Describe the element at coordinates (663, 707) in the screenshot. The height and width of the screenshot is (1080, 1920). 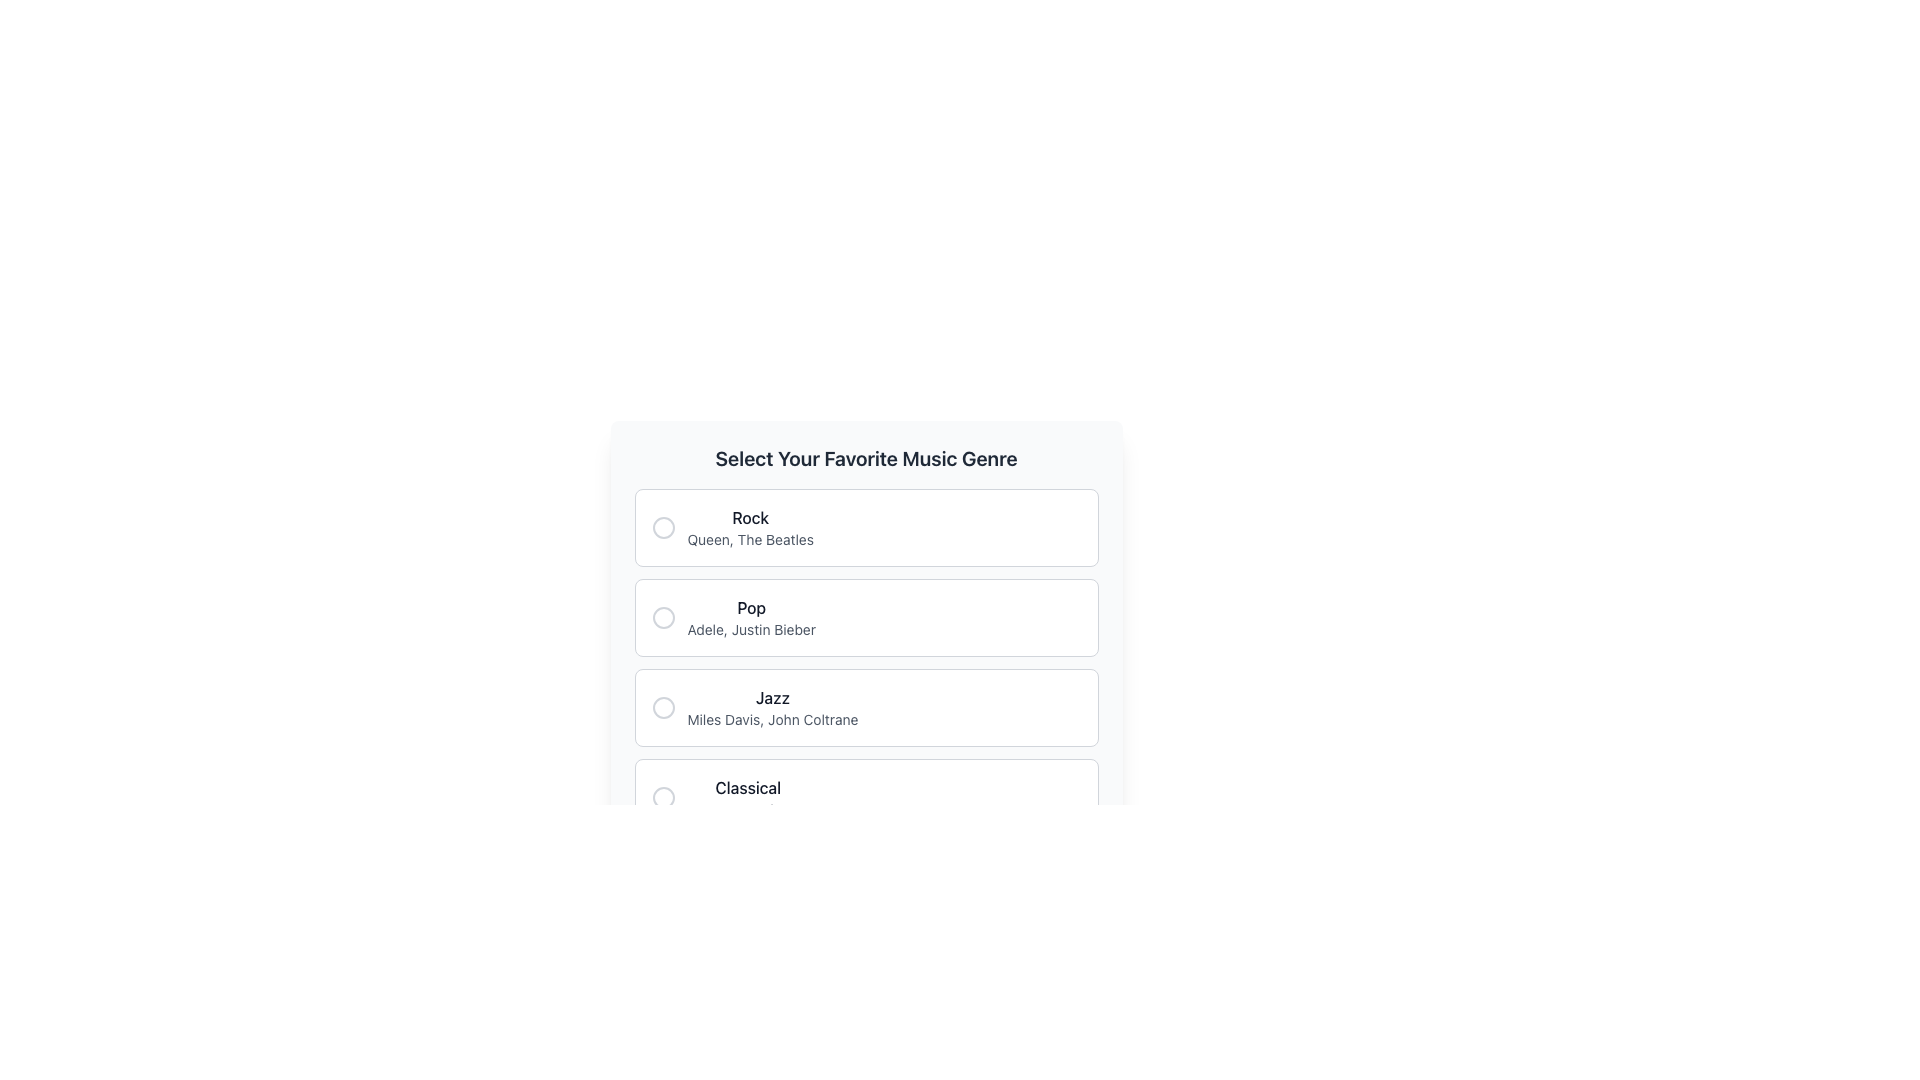
I see `the 'Jazz' radio button` at that location.